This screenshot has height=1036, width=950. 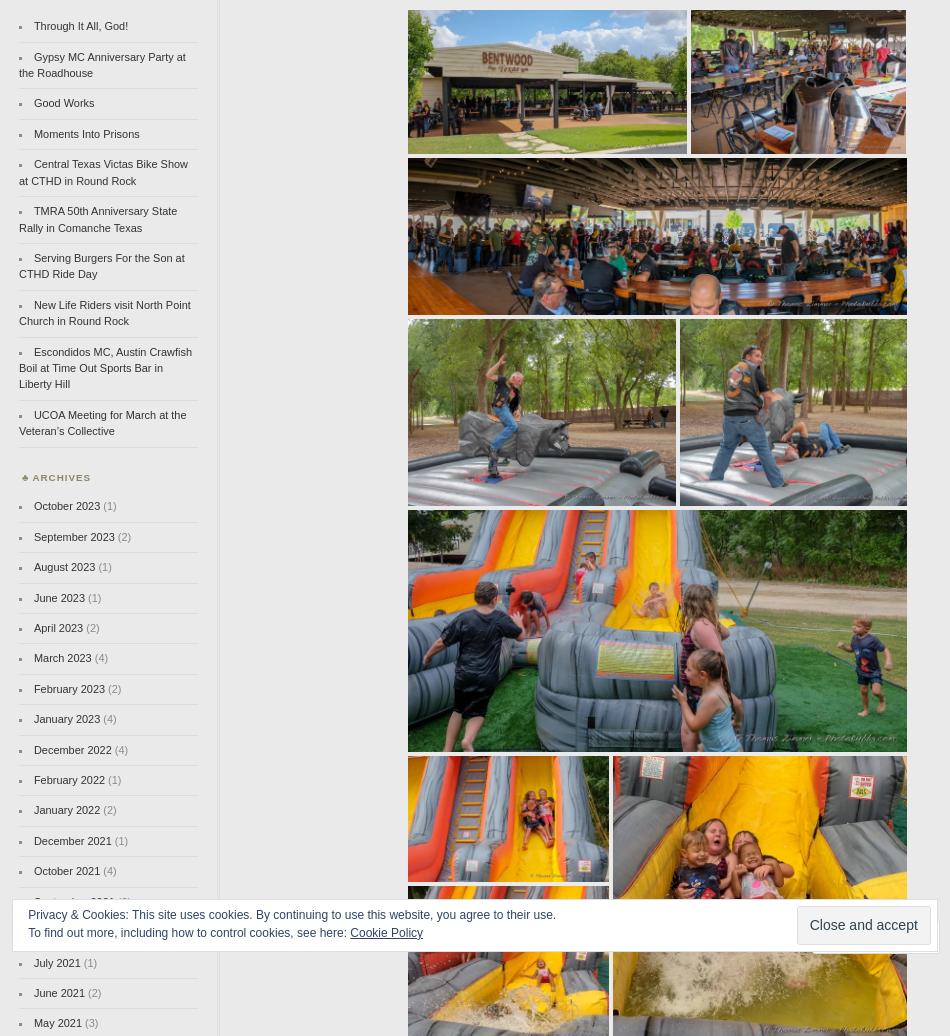 What do you see at coordinates (32, 102) in the screenshot?
I see `'Good Works'` at bounding box center [32, 102].